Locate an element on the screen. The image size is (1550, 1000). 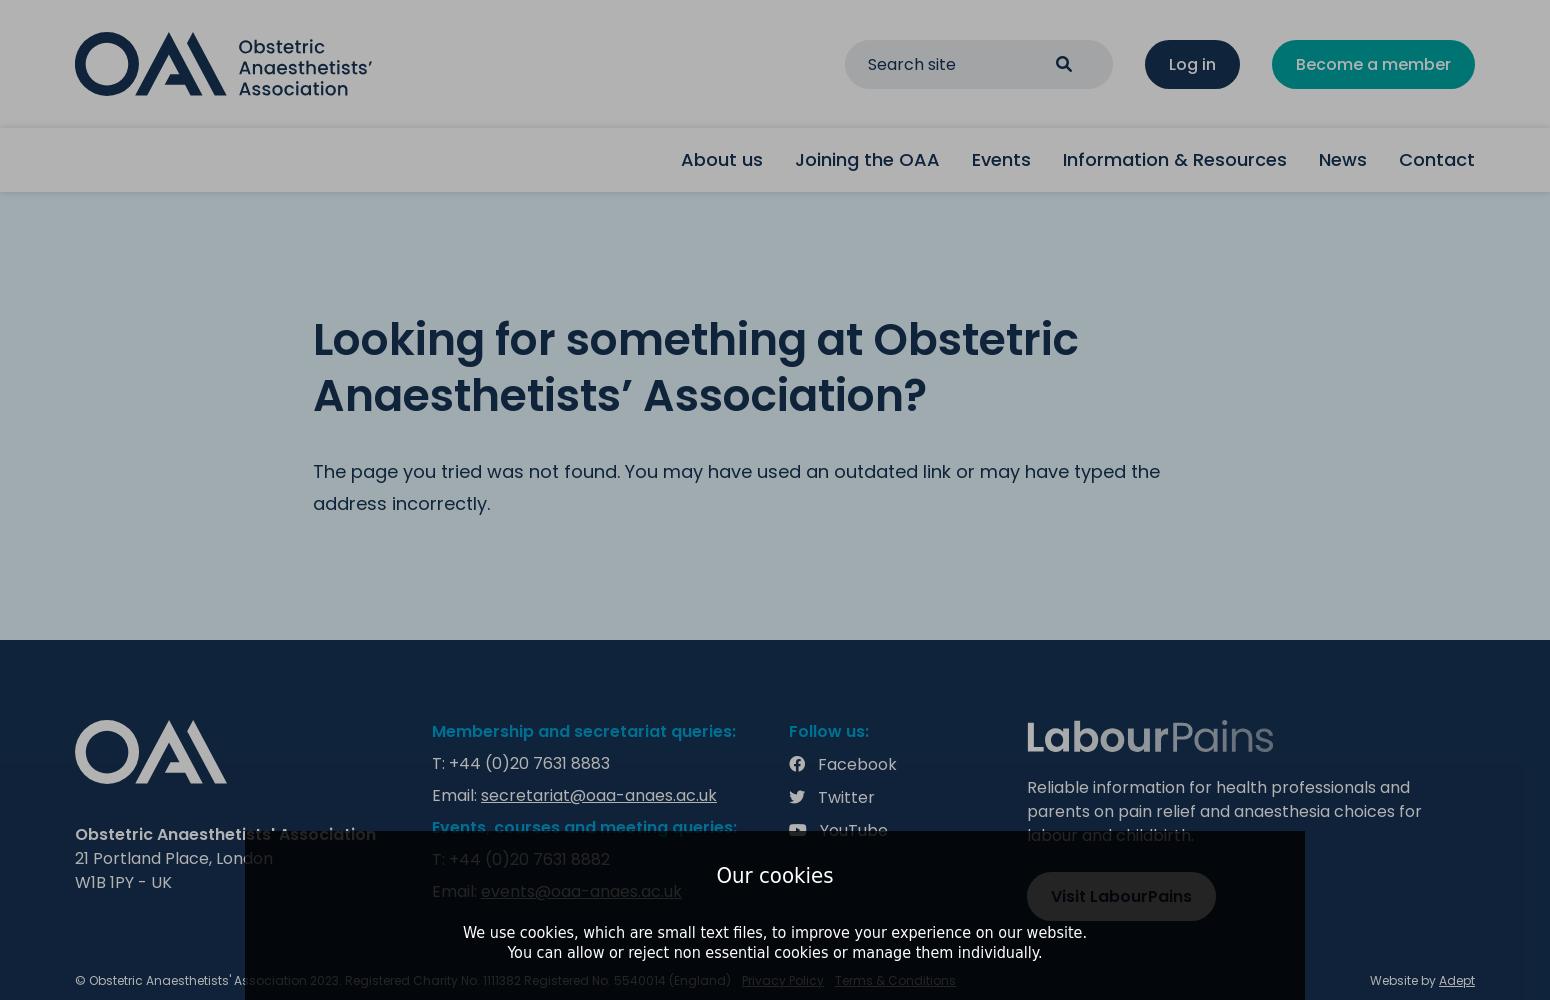
'Website by' is located at coordinates (1370, 979).